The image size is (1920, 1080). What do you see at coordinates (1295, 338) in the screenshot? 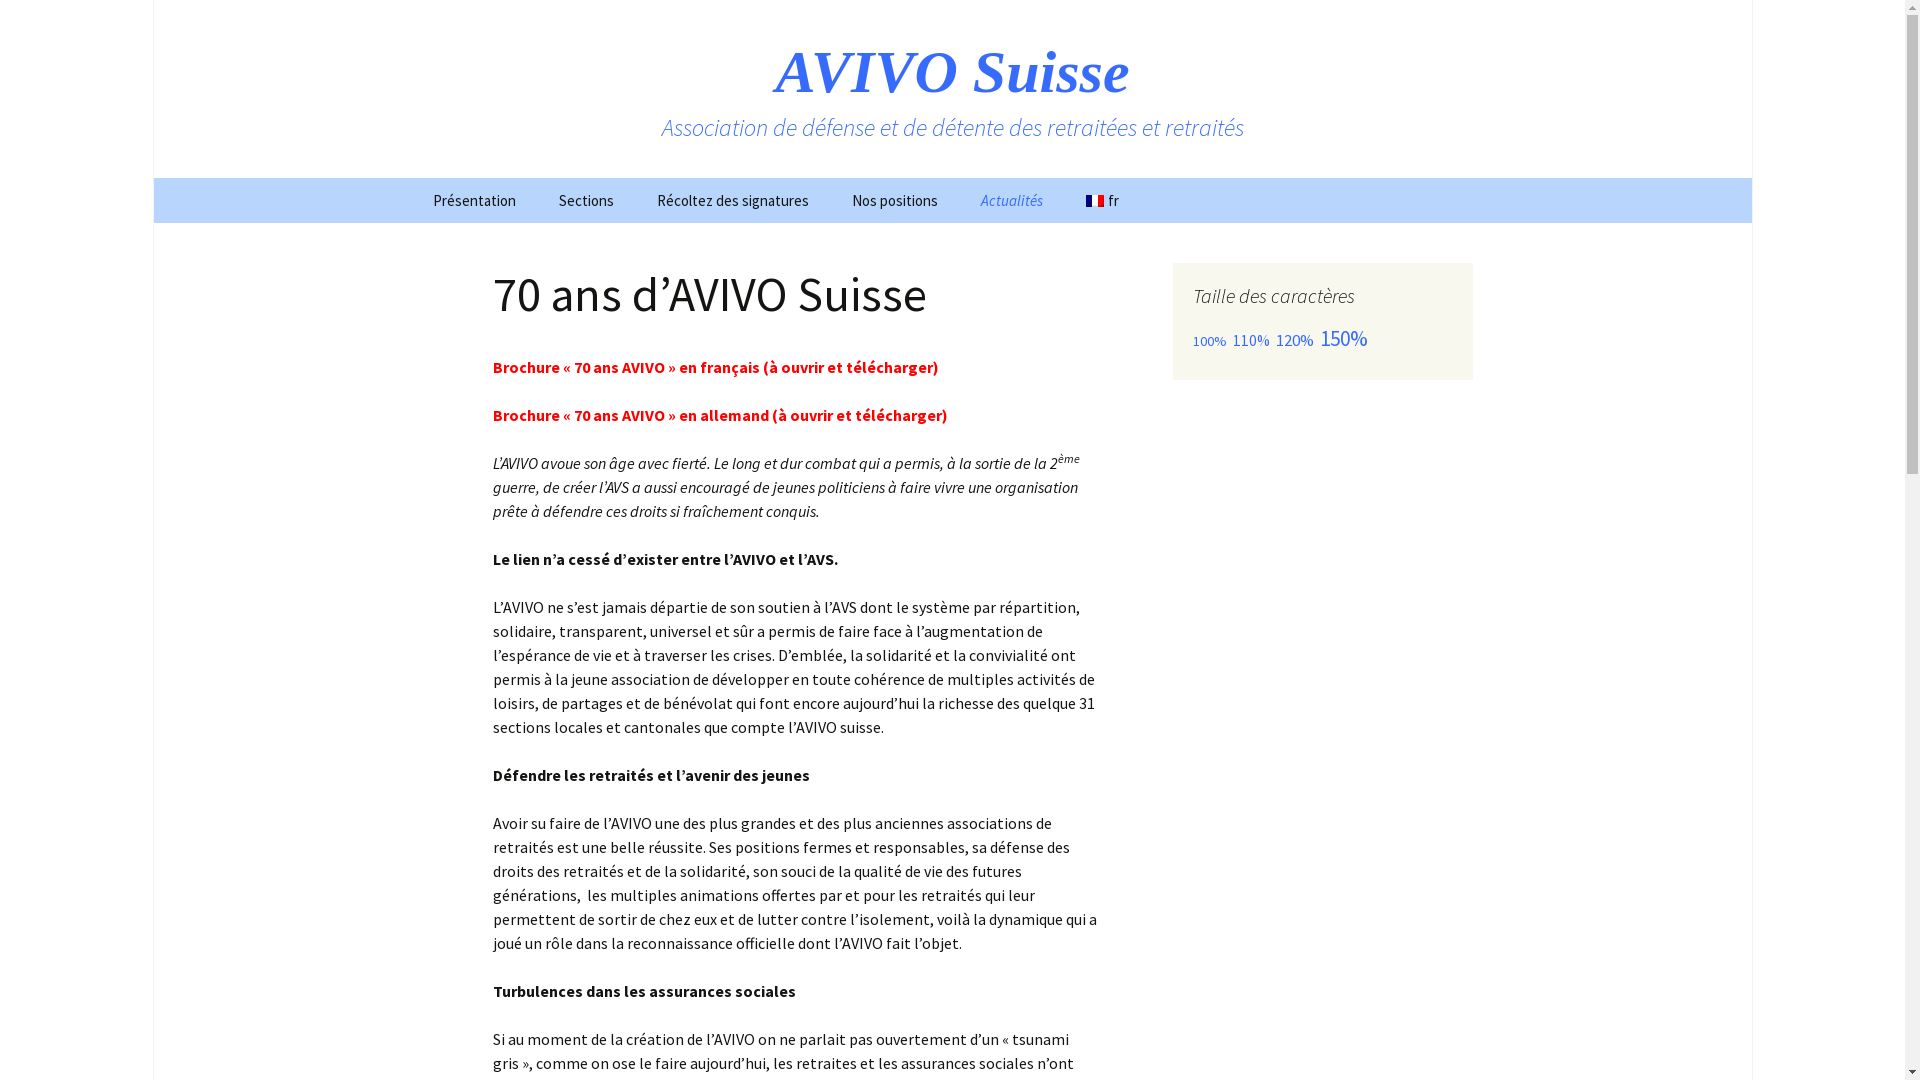
I see `'120%'` at bounding box center [1295, 338].